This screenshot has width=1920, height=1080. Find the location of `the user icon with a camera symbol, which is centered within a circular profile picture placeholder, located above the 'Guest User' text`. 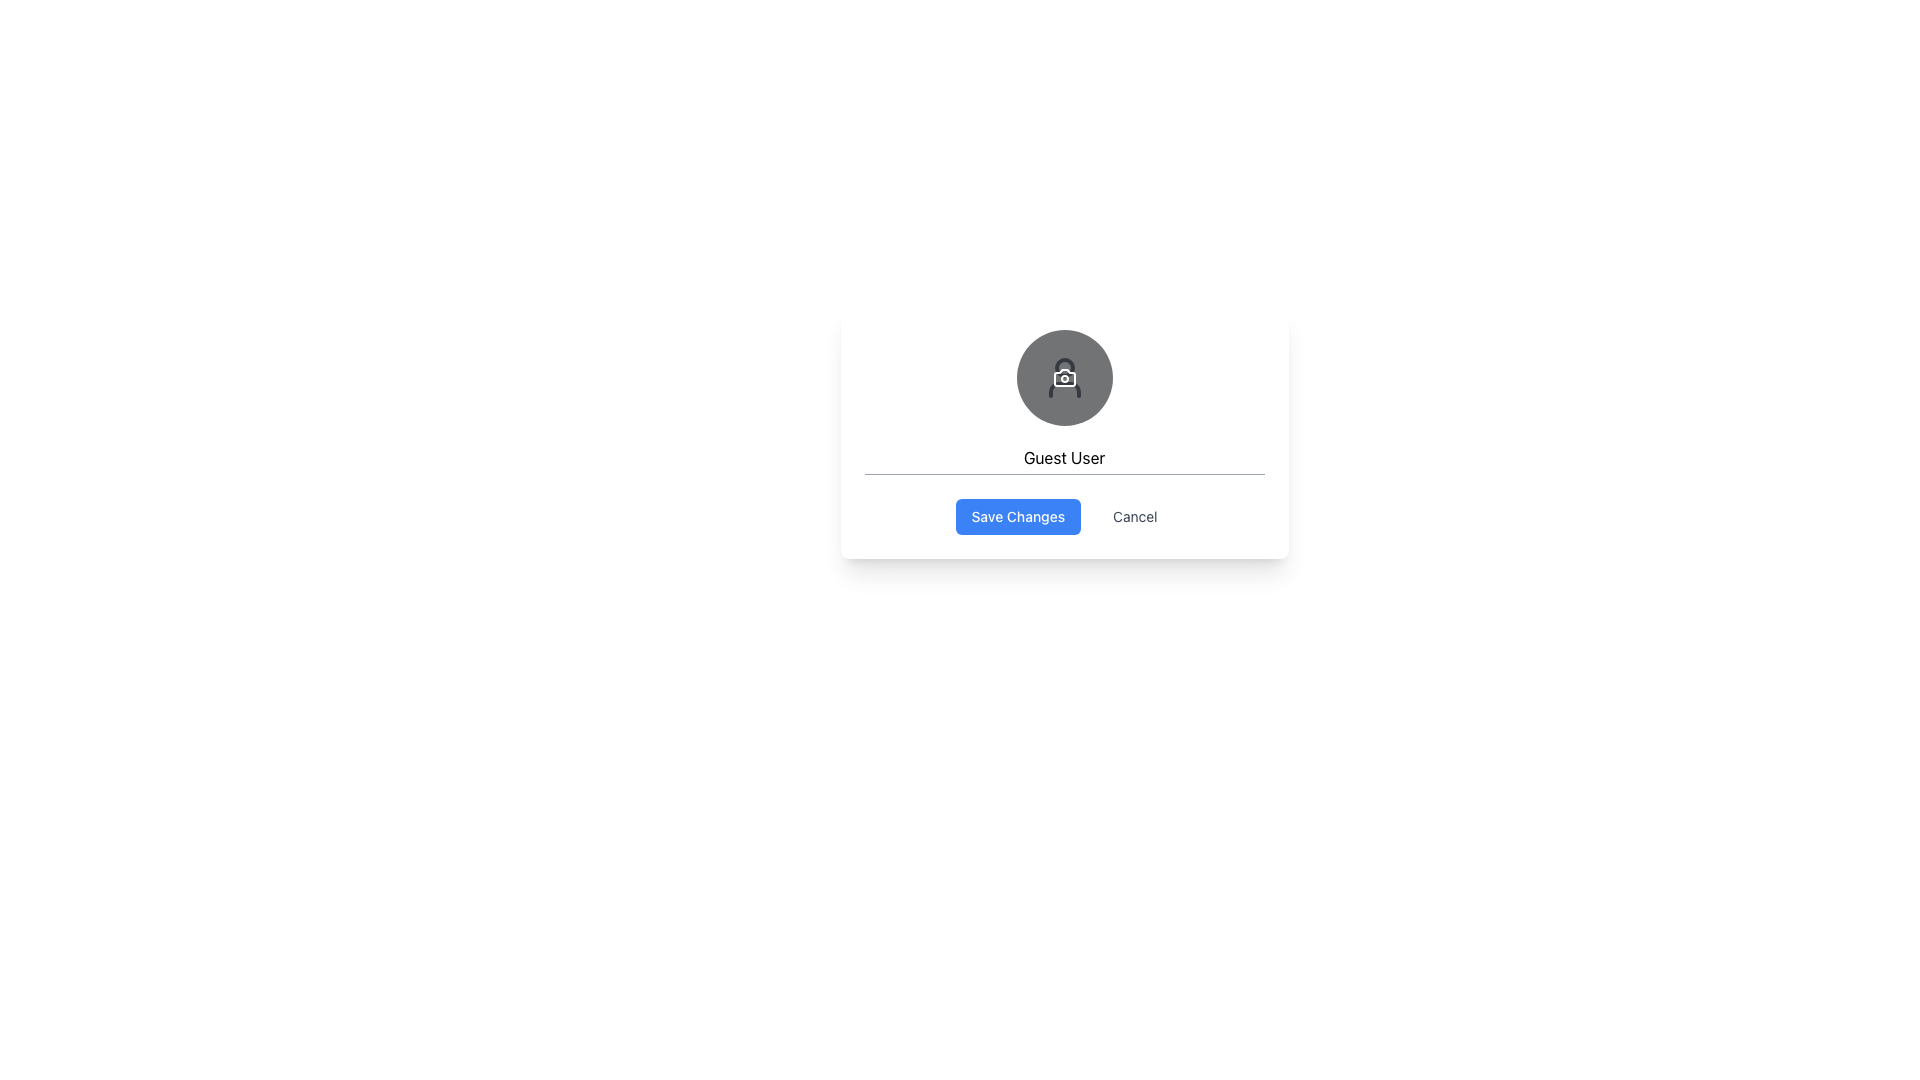

the user icon with a camera symbol, which is centered within a circular profile picture placeholder, located above the 'Guest User' text is located at coordinates (1063, 378).